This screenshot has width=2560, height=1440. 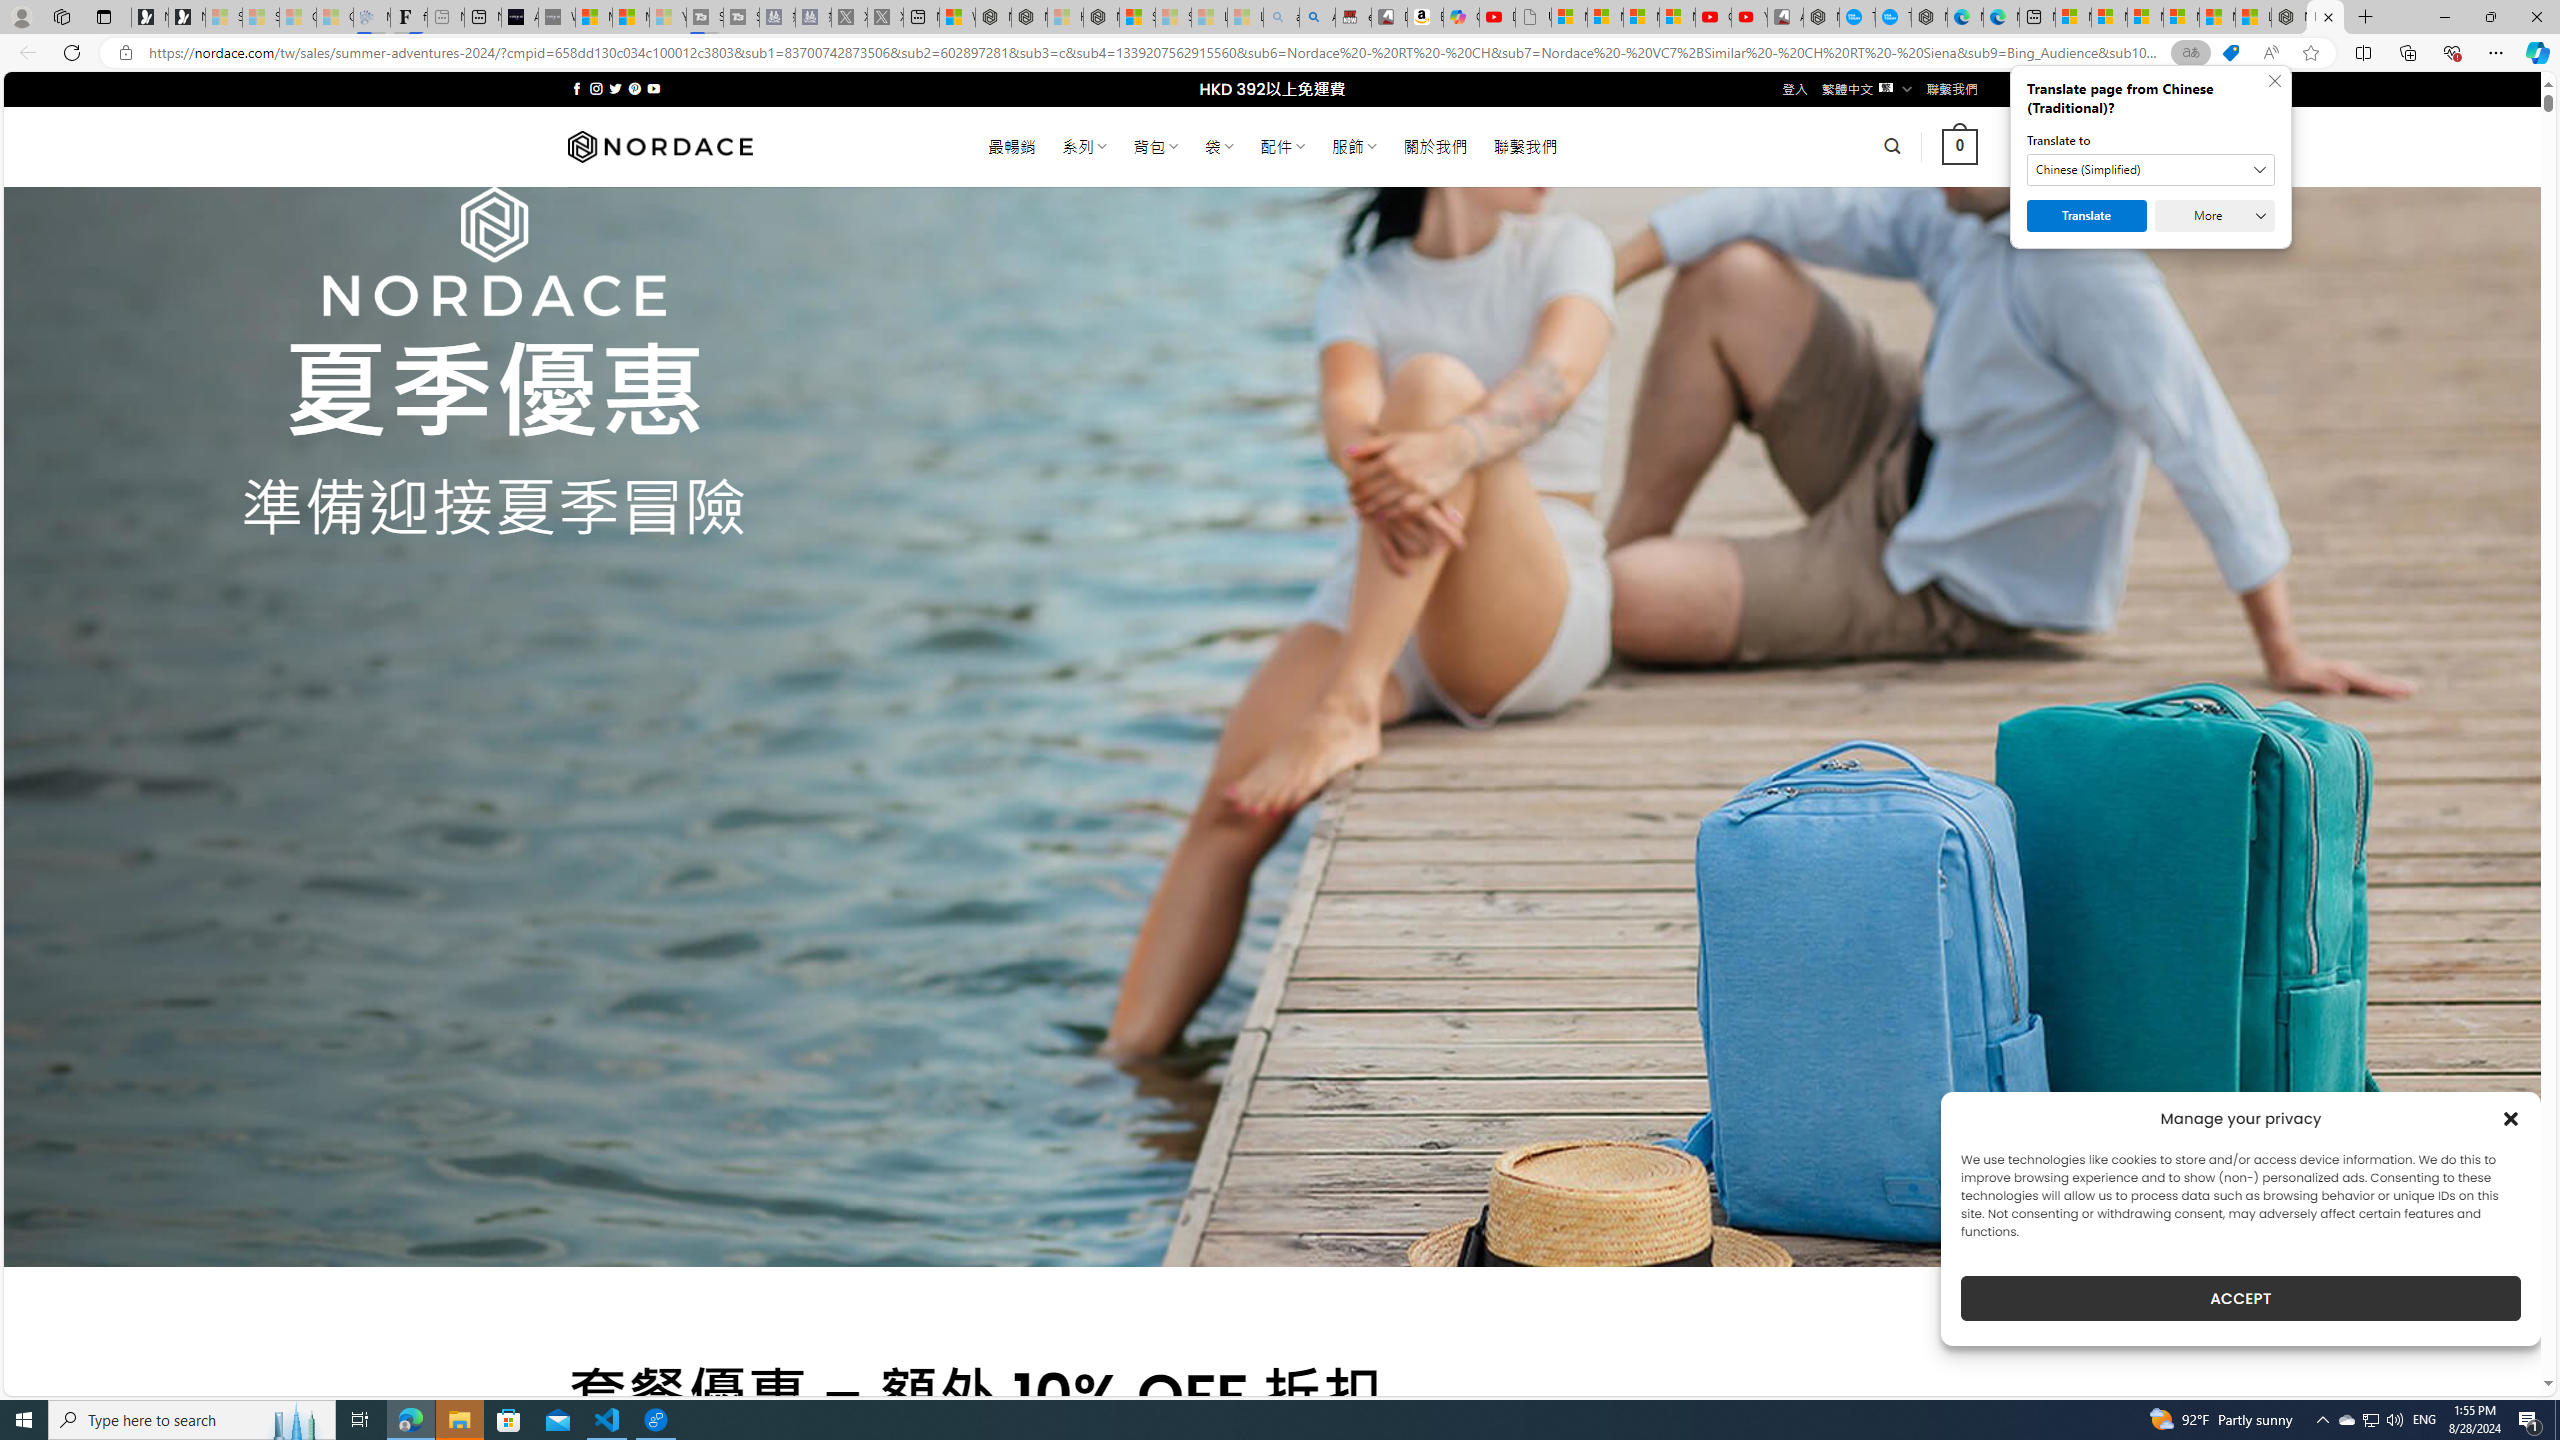 I want to click on 'Nordace - My Account', so click(x=1821, y=16).